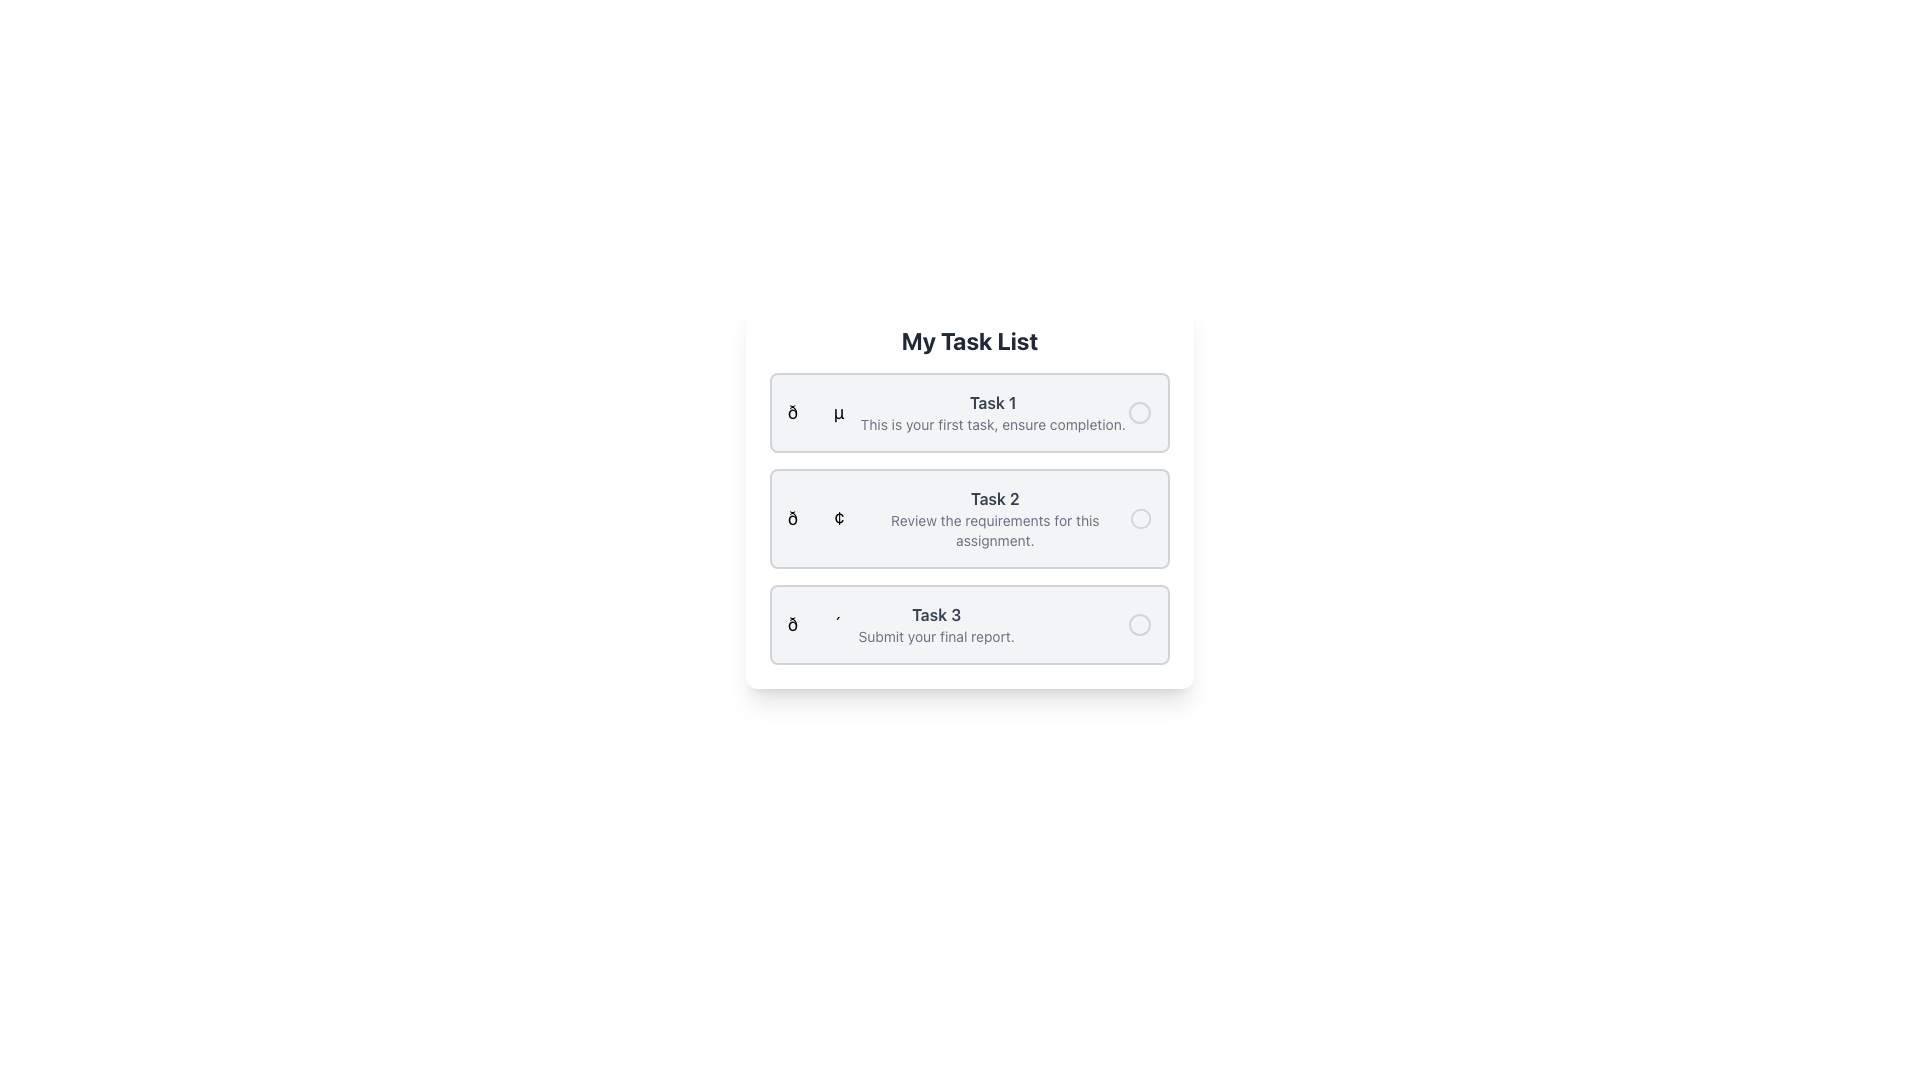 The width and height of the screenshot is (1920, 1080). What do you see at coordinates (1140, 411) in the screenshot?
I see `the decorative or informational SVG circle icon located at the far-right of the 'Task 1' row` at bounding box center [1140, 411].